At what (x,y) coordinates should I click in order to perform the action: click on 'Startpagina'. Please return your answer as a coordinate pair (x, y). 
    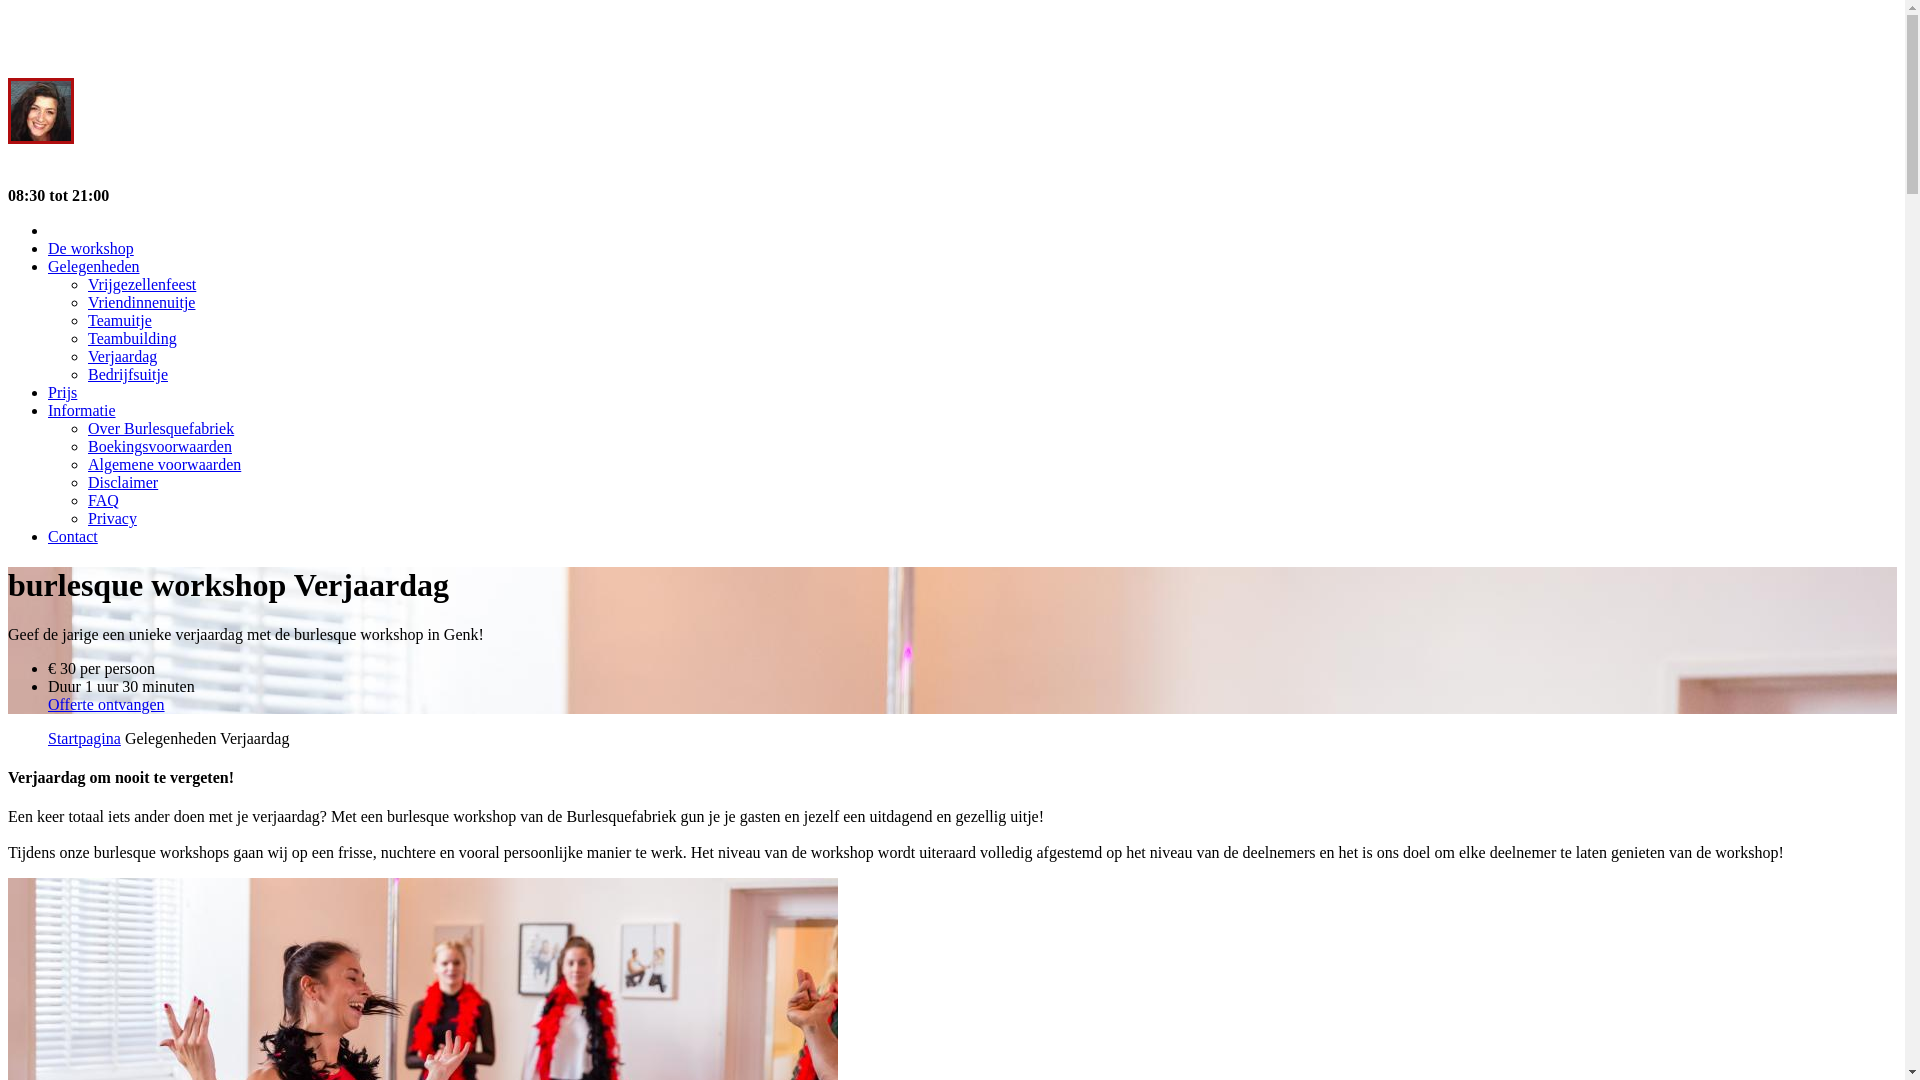
    Looking at the image, I should click on (83, 738).